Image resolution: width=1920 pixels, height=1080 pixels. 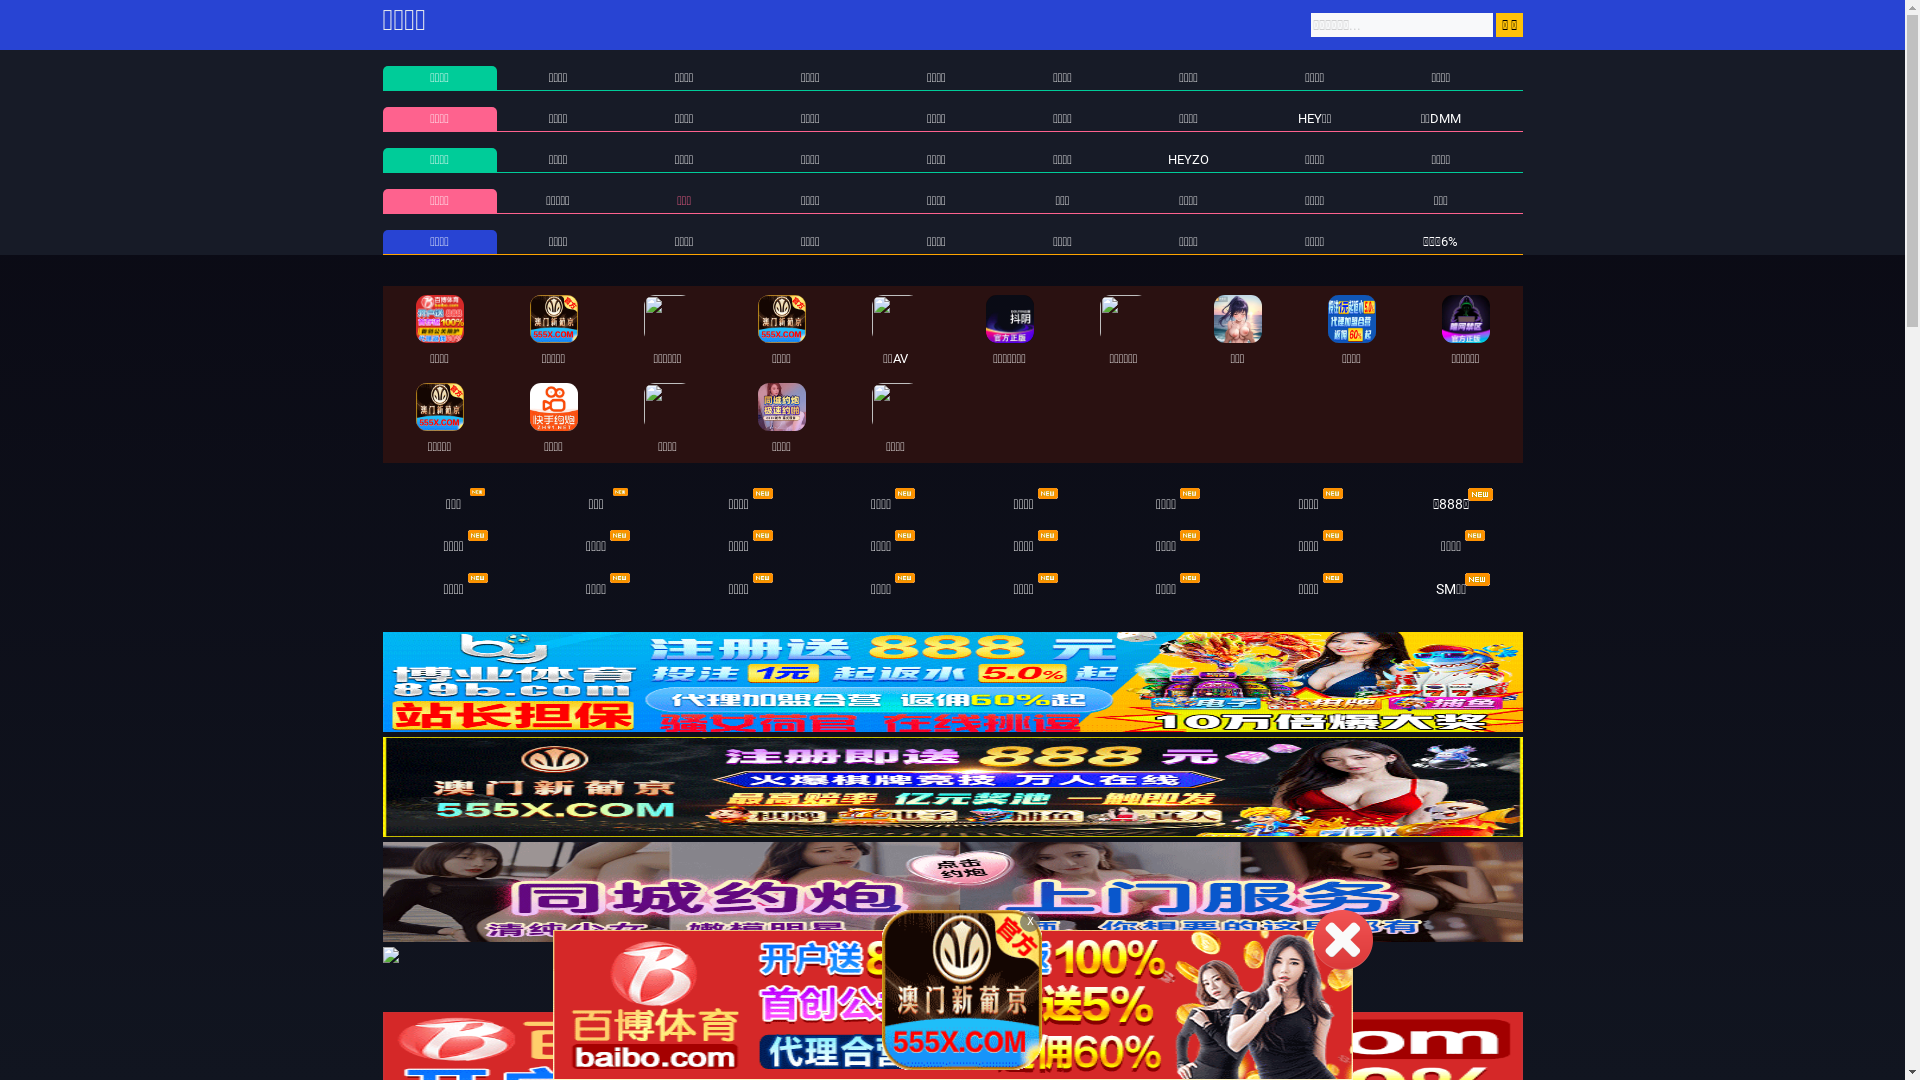 I want to click on 'HEYZO', so click(x=1188, y=158).